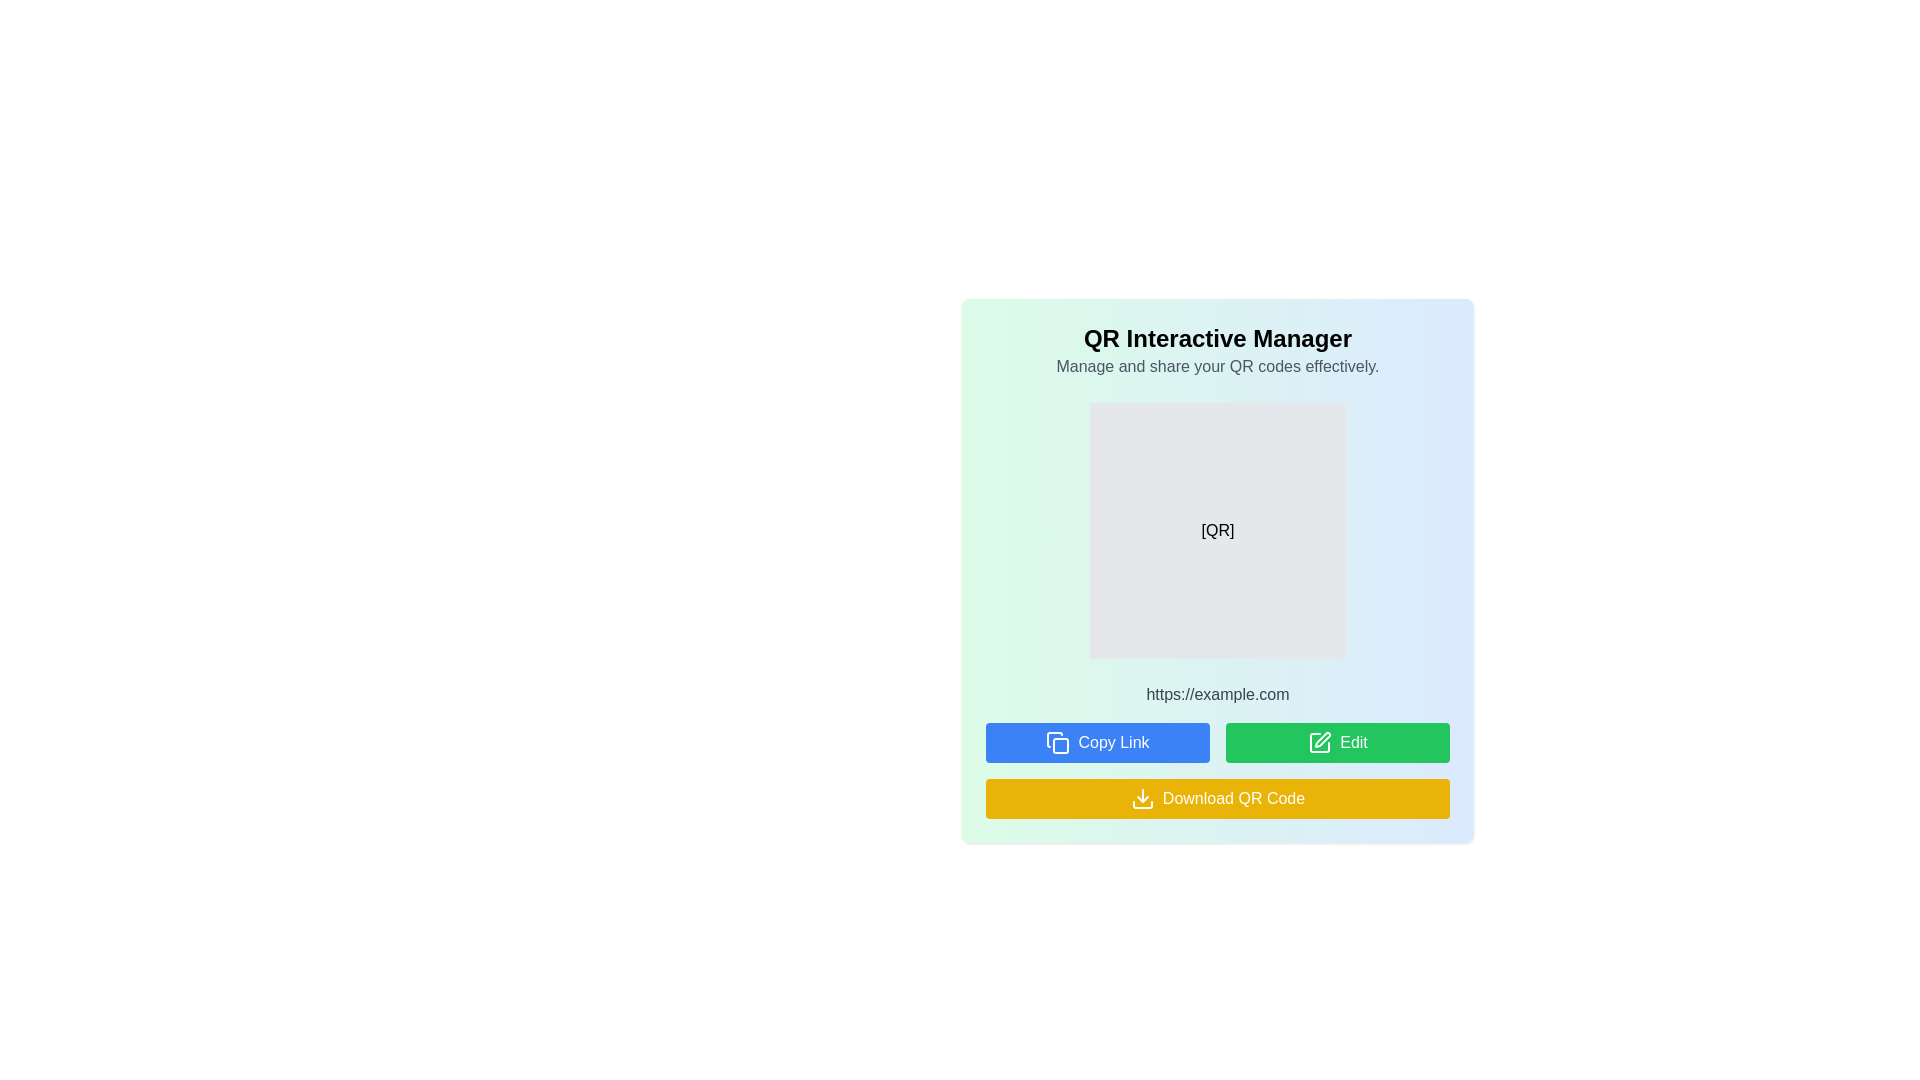 The image size is (1920, 1080). What do you see at coordinates (1217, 350) in the screenshot?
I see `the Text display header with the title 'QR Interactive Manager' and its subtitle 'Manage and share your QR codes effectively.'` at bounding box center [1217, 350].